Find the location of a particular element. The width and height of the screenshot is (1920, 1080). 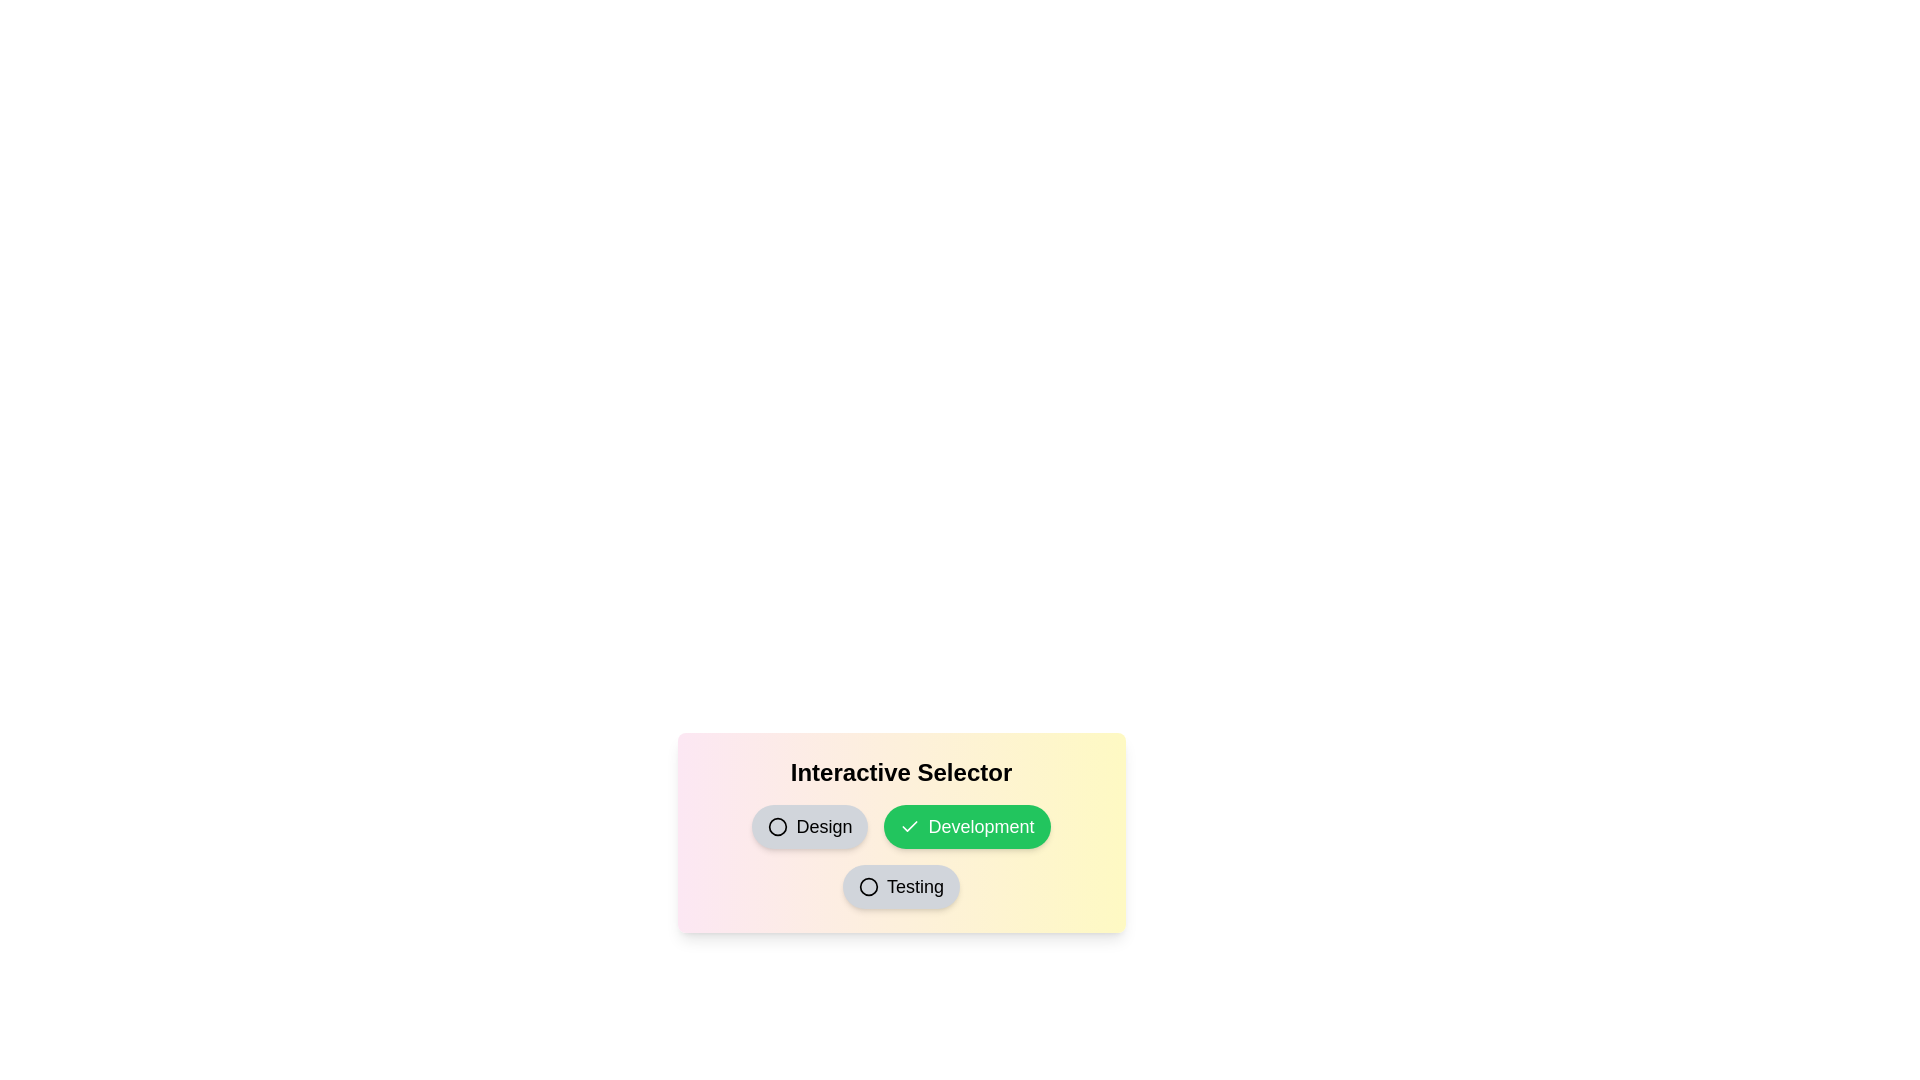

the 'Testing' button to toggle its selection state is located at coordinates (900, 886).